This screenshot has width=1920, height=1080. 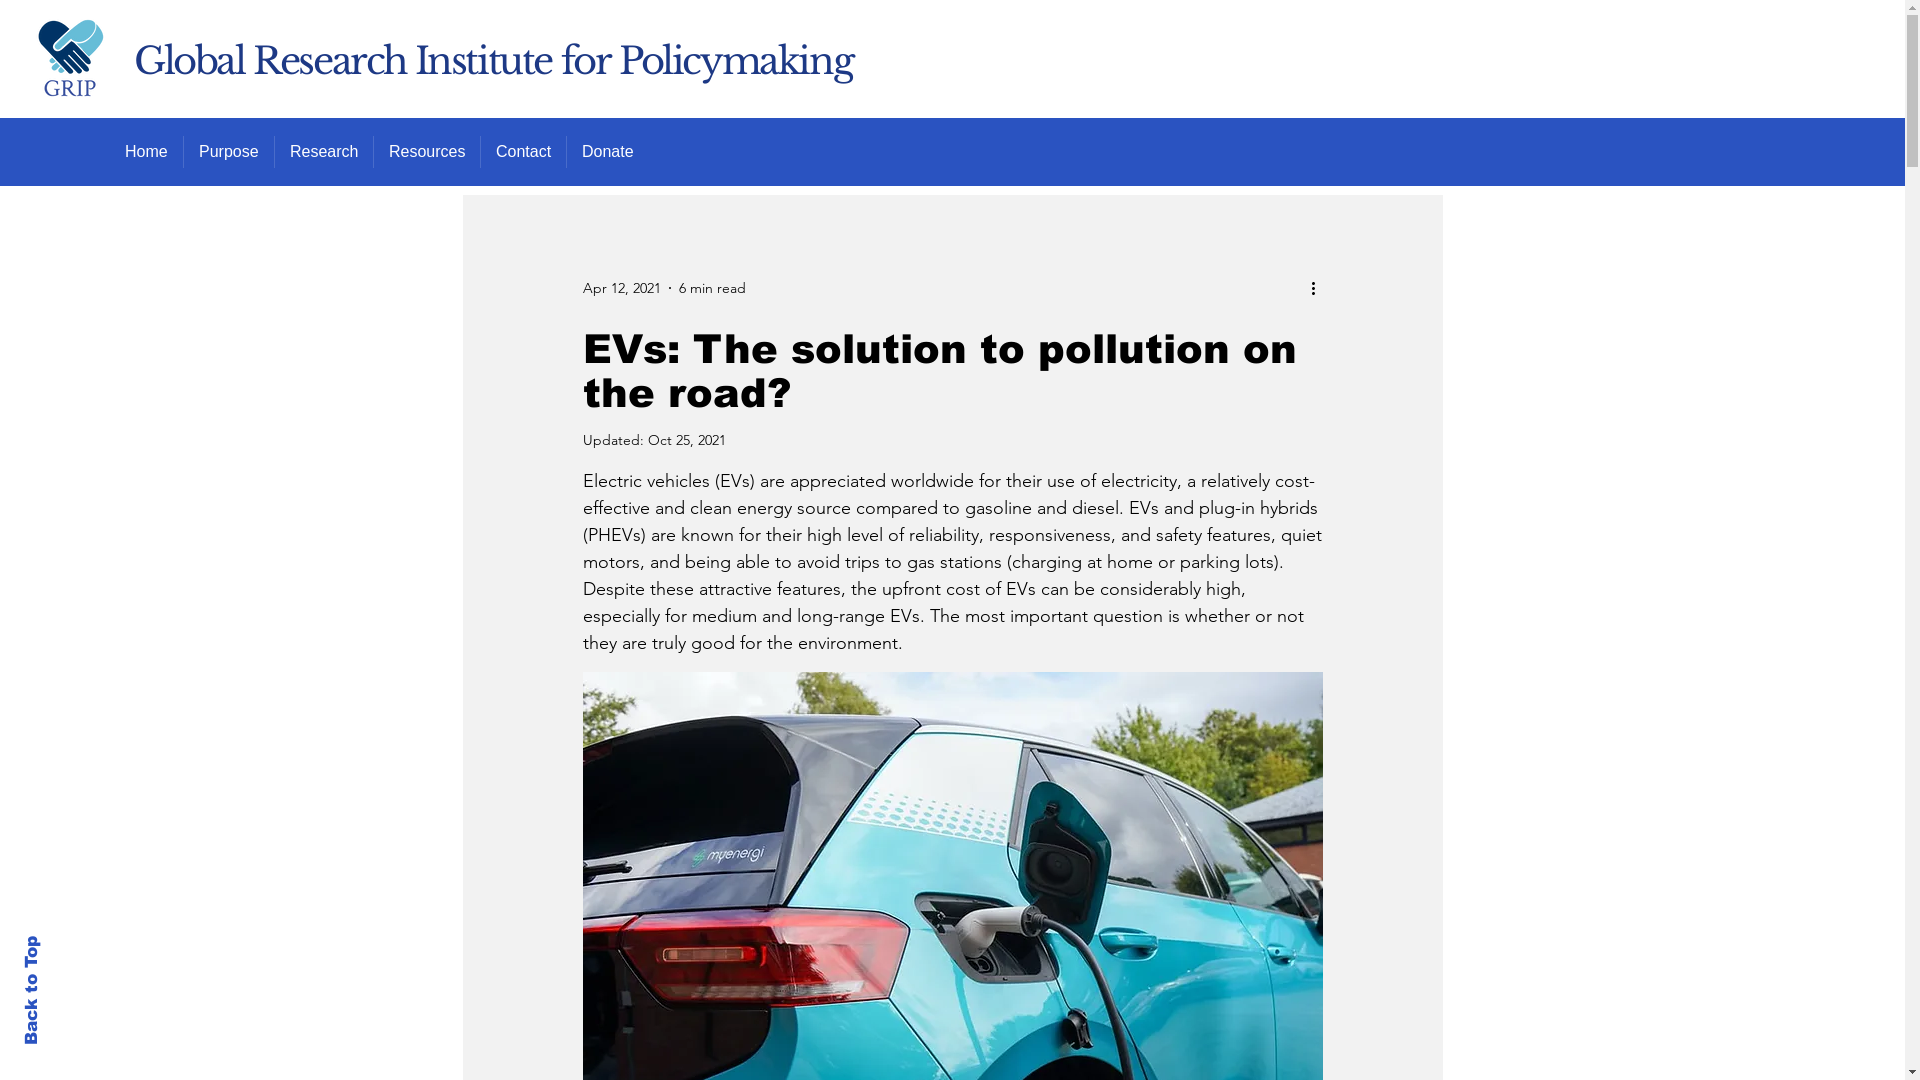 I want to click on 'Donate', so click(x=565, y=150).